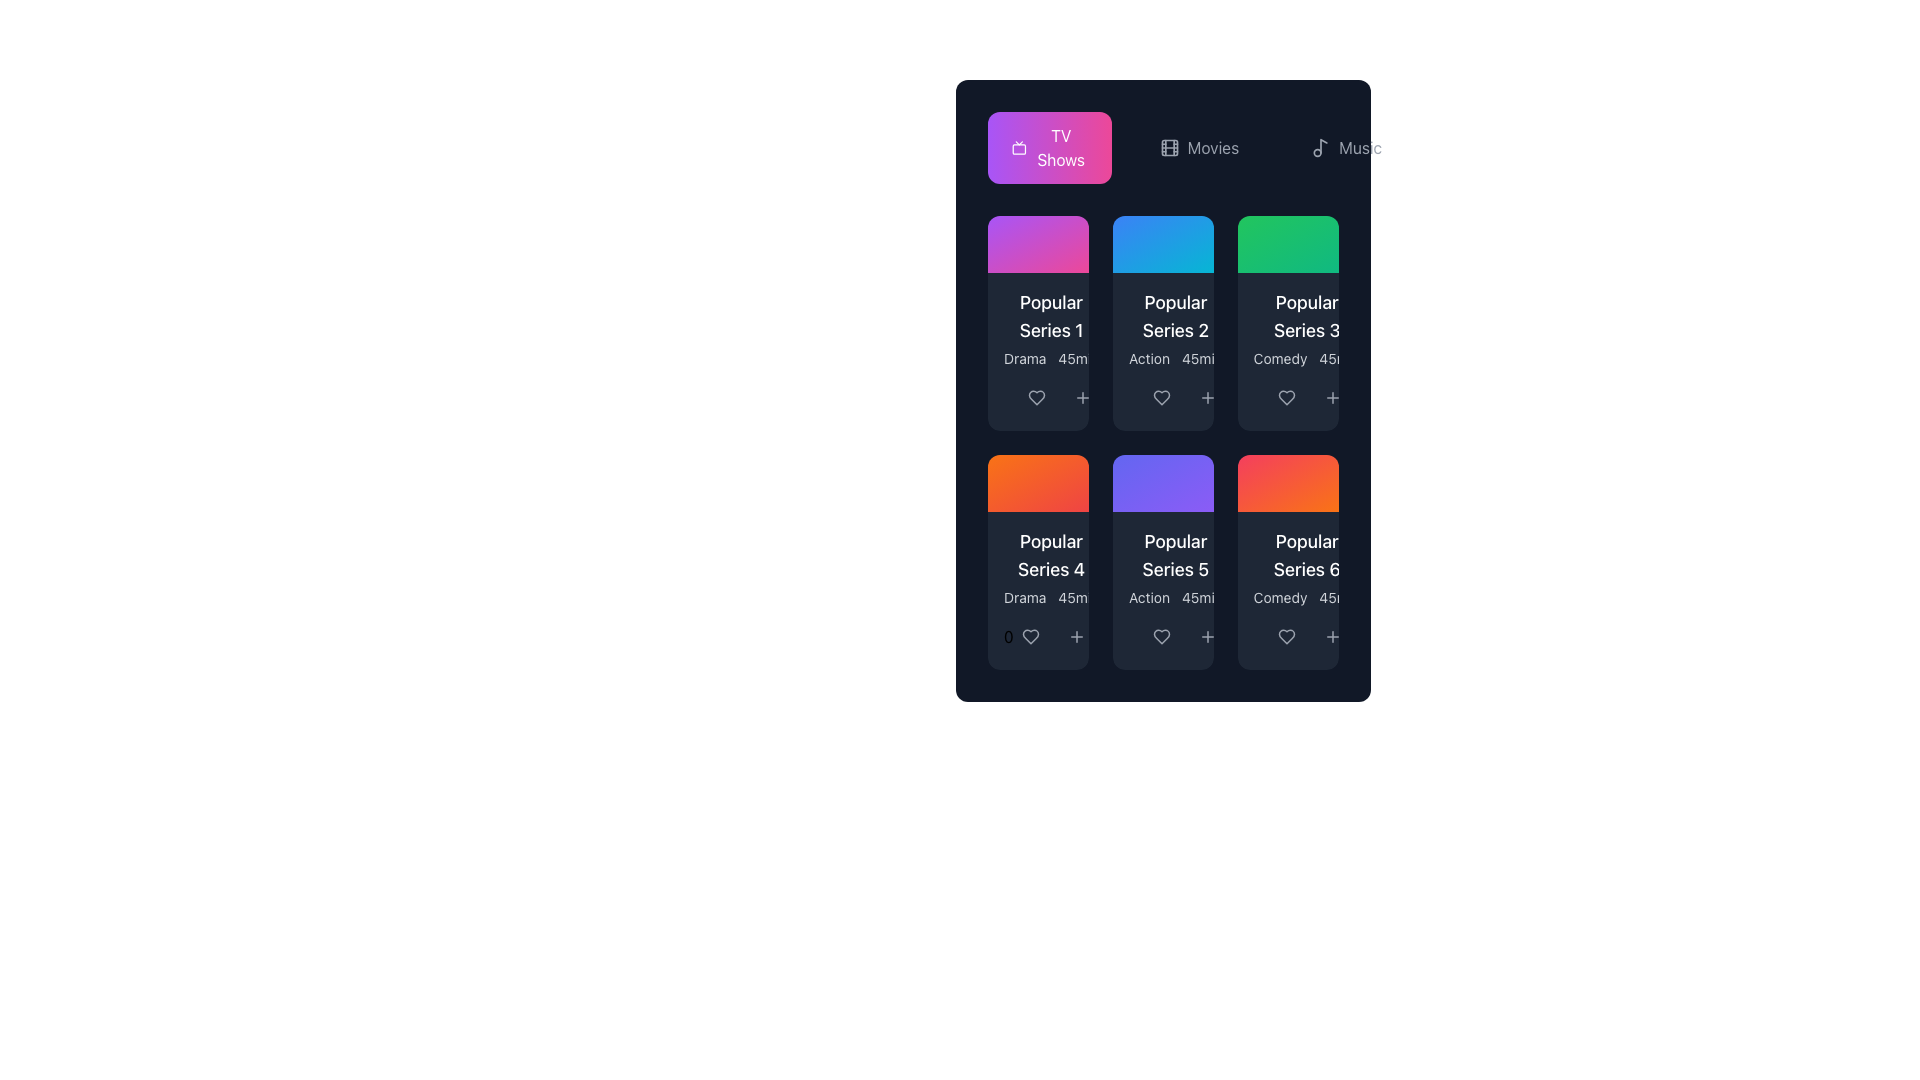  I want to click on the heart-shaped icon, which is the leftmost icon in the row of interactive icons at the bottom of the 'Popular Series 4' card, so click(1030, 636).